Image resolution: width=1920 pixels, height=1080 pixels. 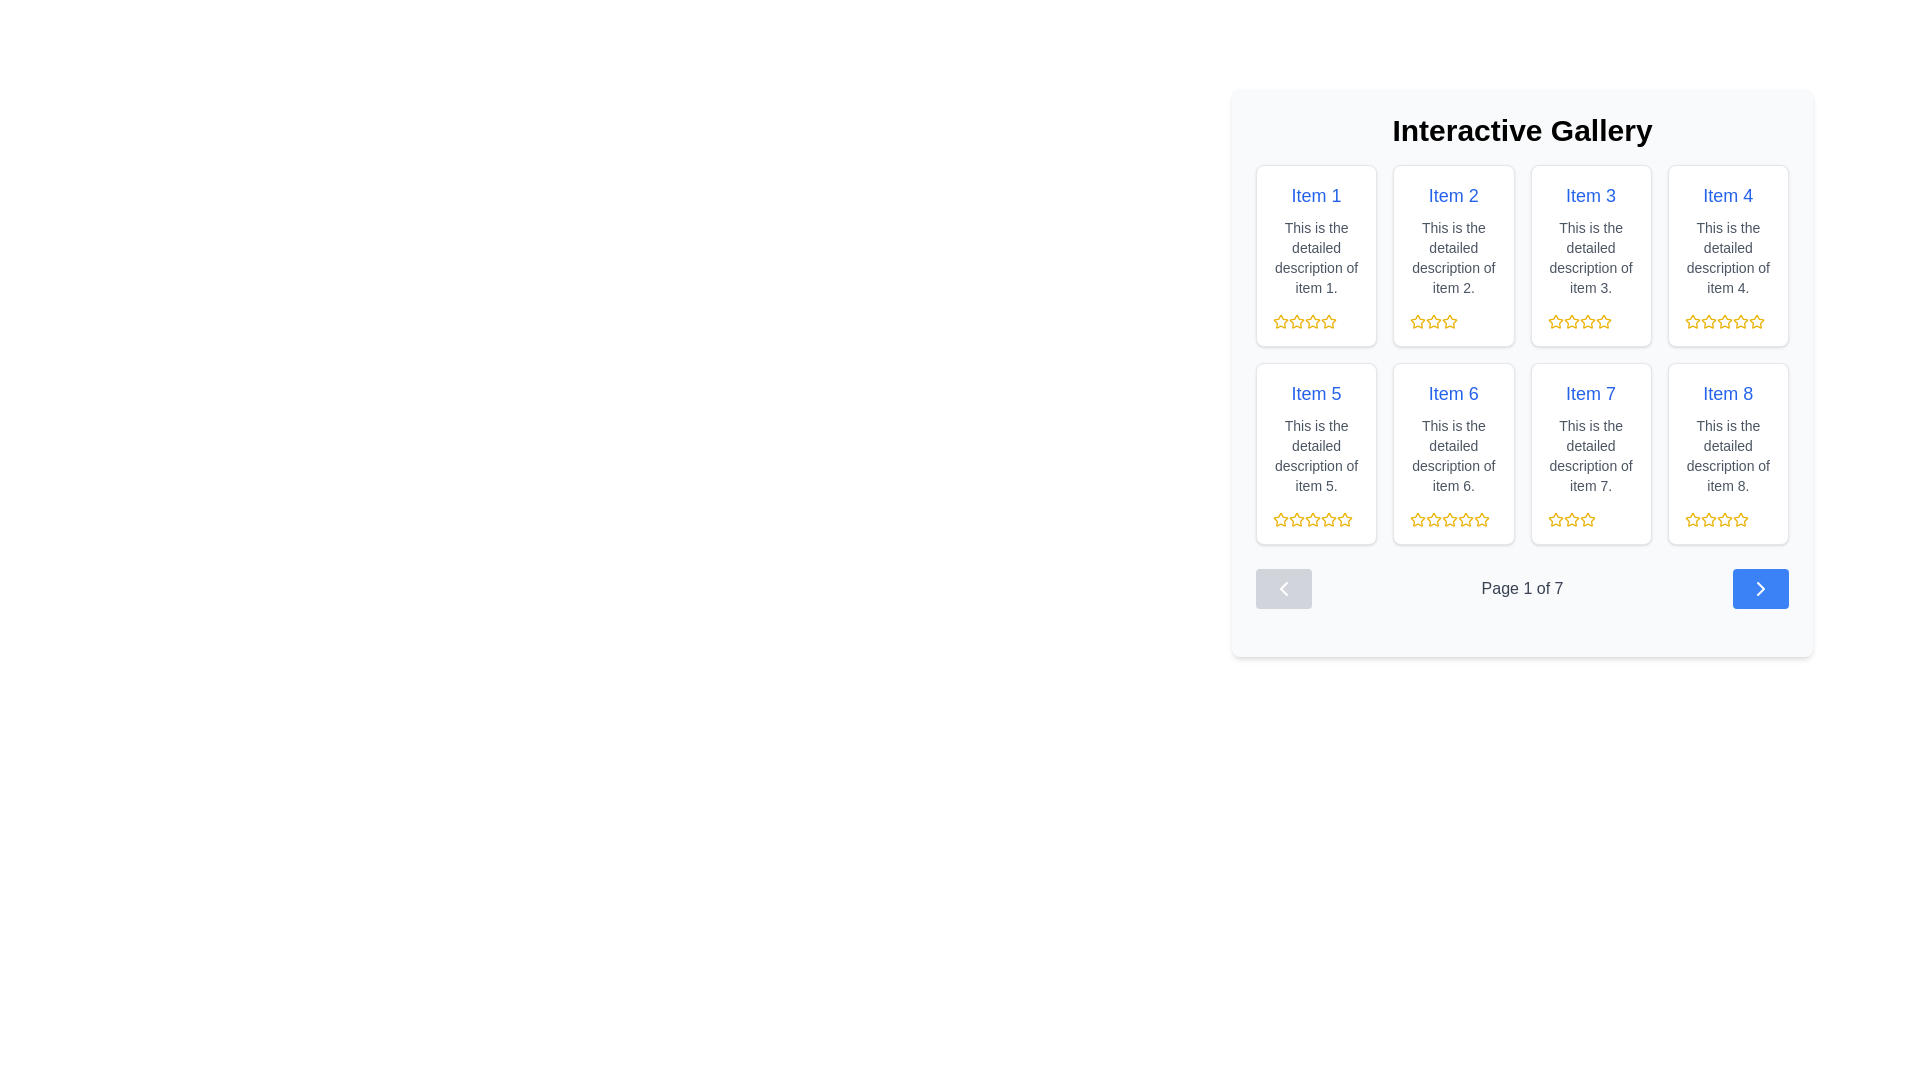 What do you see at coordinates (1727, 393) in the screenshot?
I see `the text heading that serves as a title or identifier for the corresponding tile in the grid of items, located in the bottom-right corner of the display area` at bounding box center [1727, 393].